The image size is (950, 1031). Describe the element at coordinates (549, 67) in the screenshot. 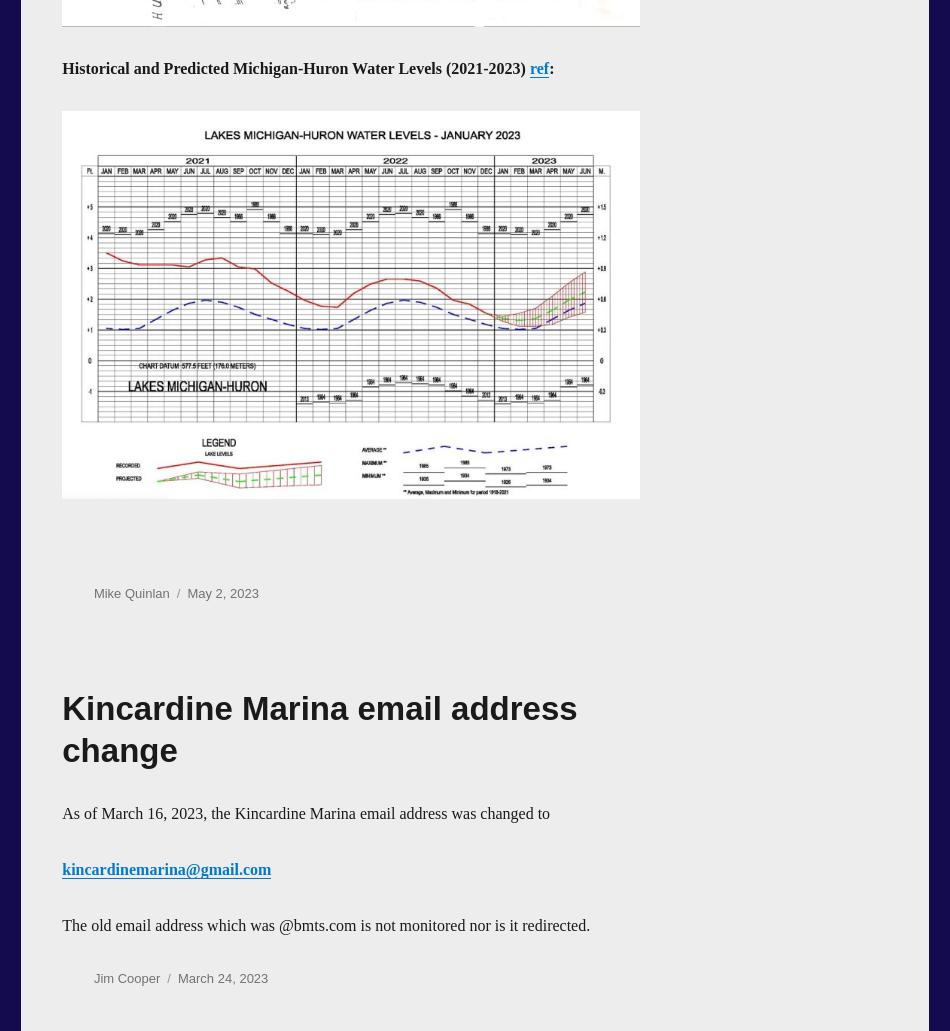

I see `':'` at that location.